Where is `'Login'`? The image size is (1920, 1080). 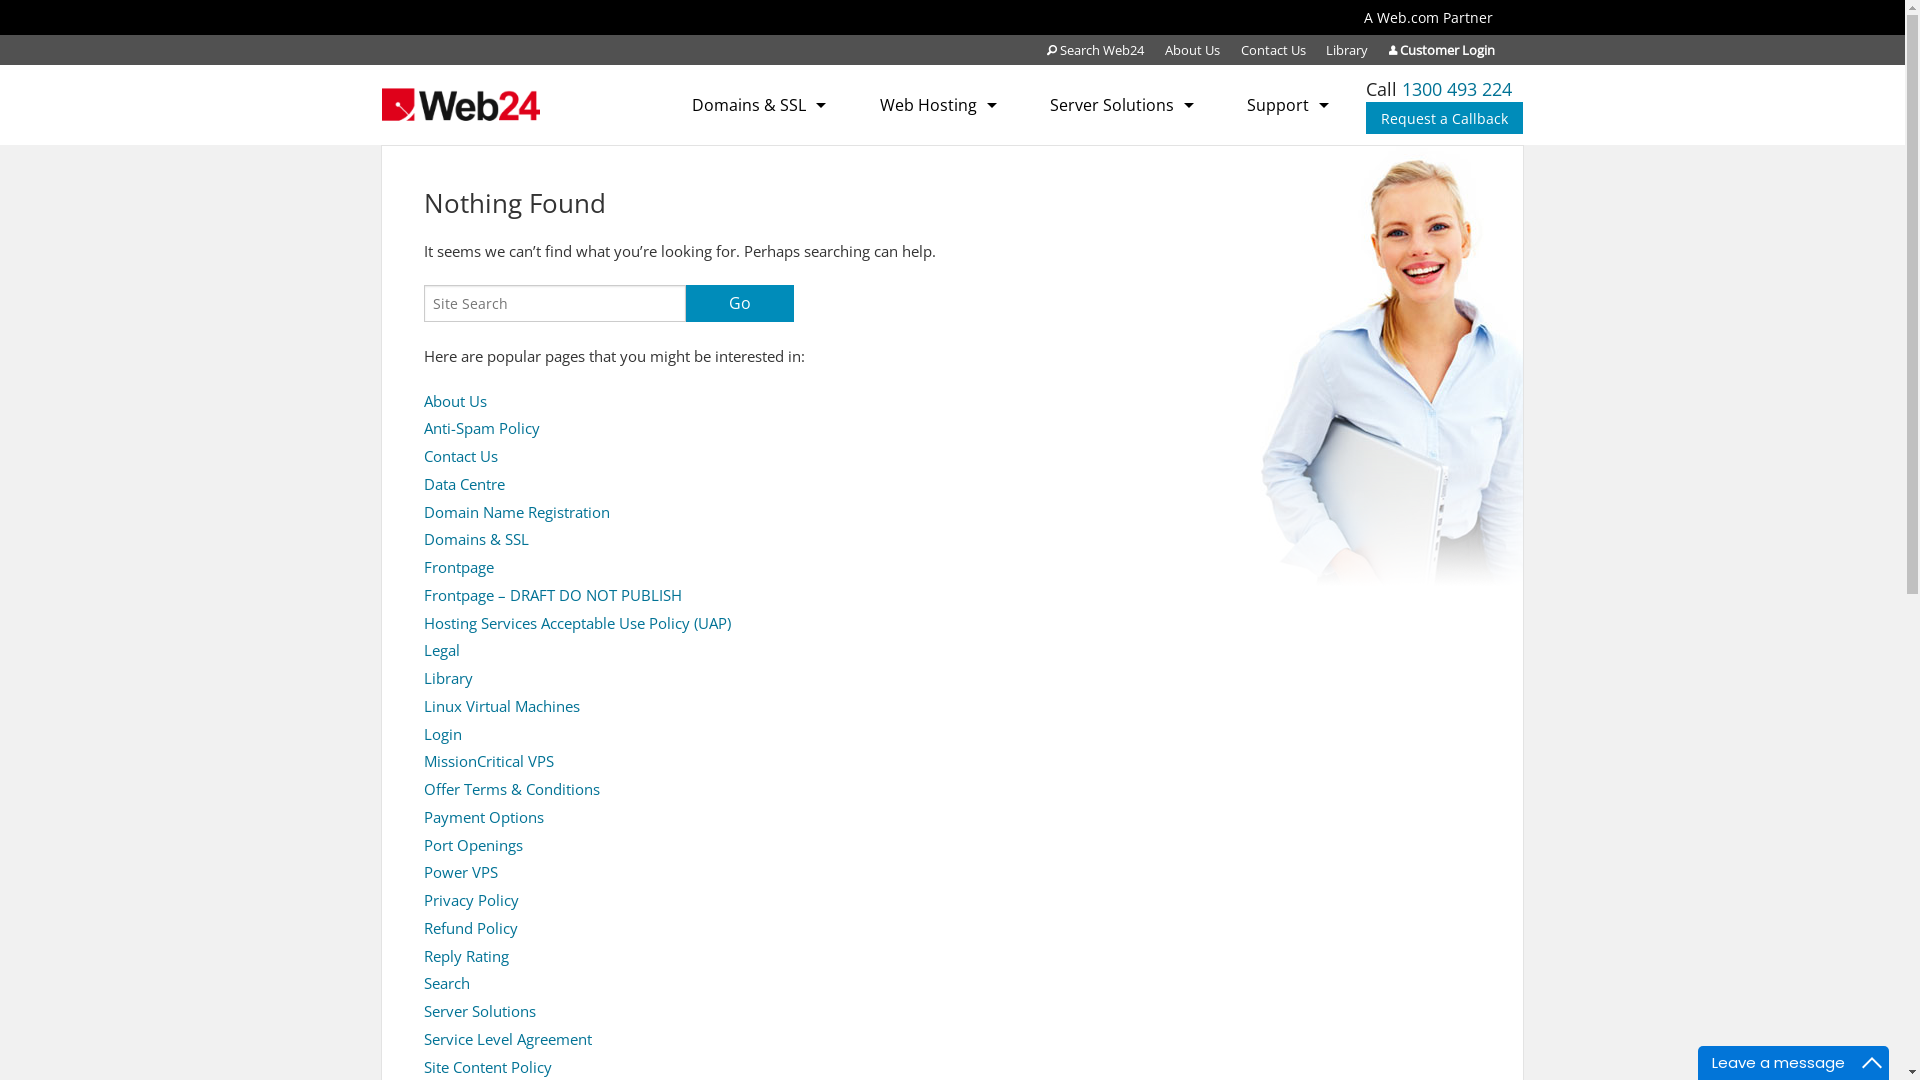 'Login' is located at coordinates (441, 734).